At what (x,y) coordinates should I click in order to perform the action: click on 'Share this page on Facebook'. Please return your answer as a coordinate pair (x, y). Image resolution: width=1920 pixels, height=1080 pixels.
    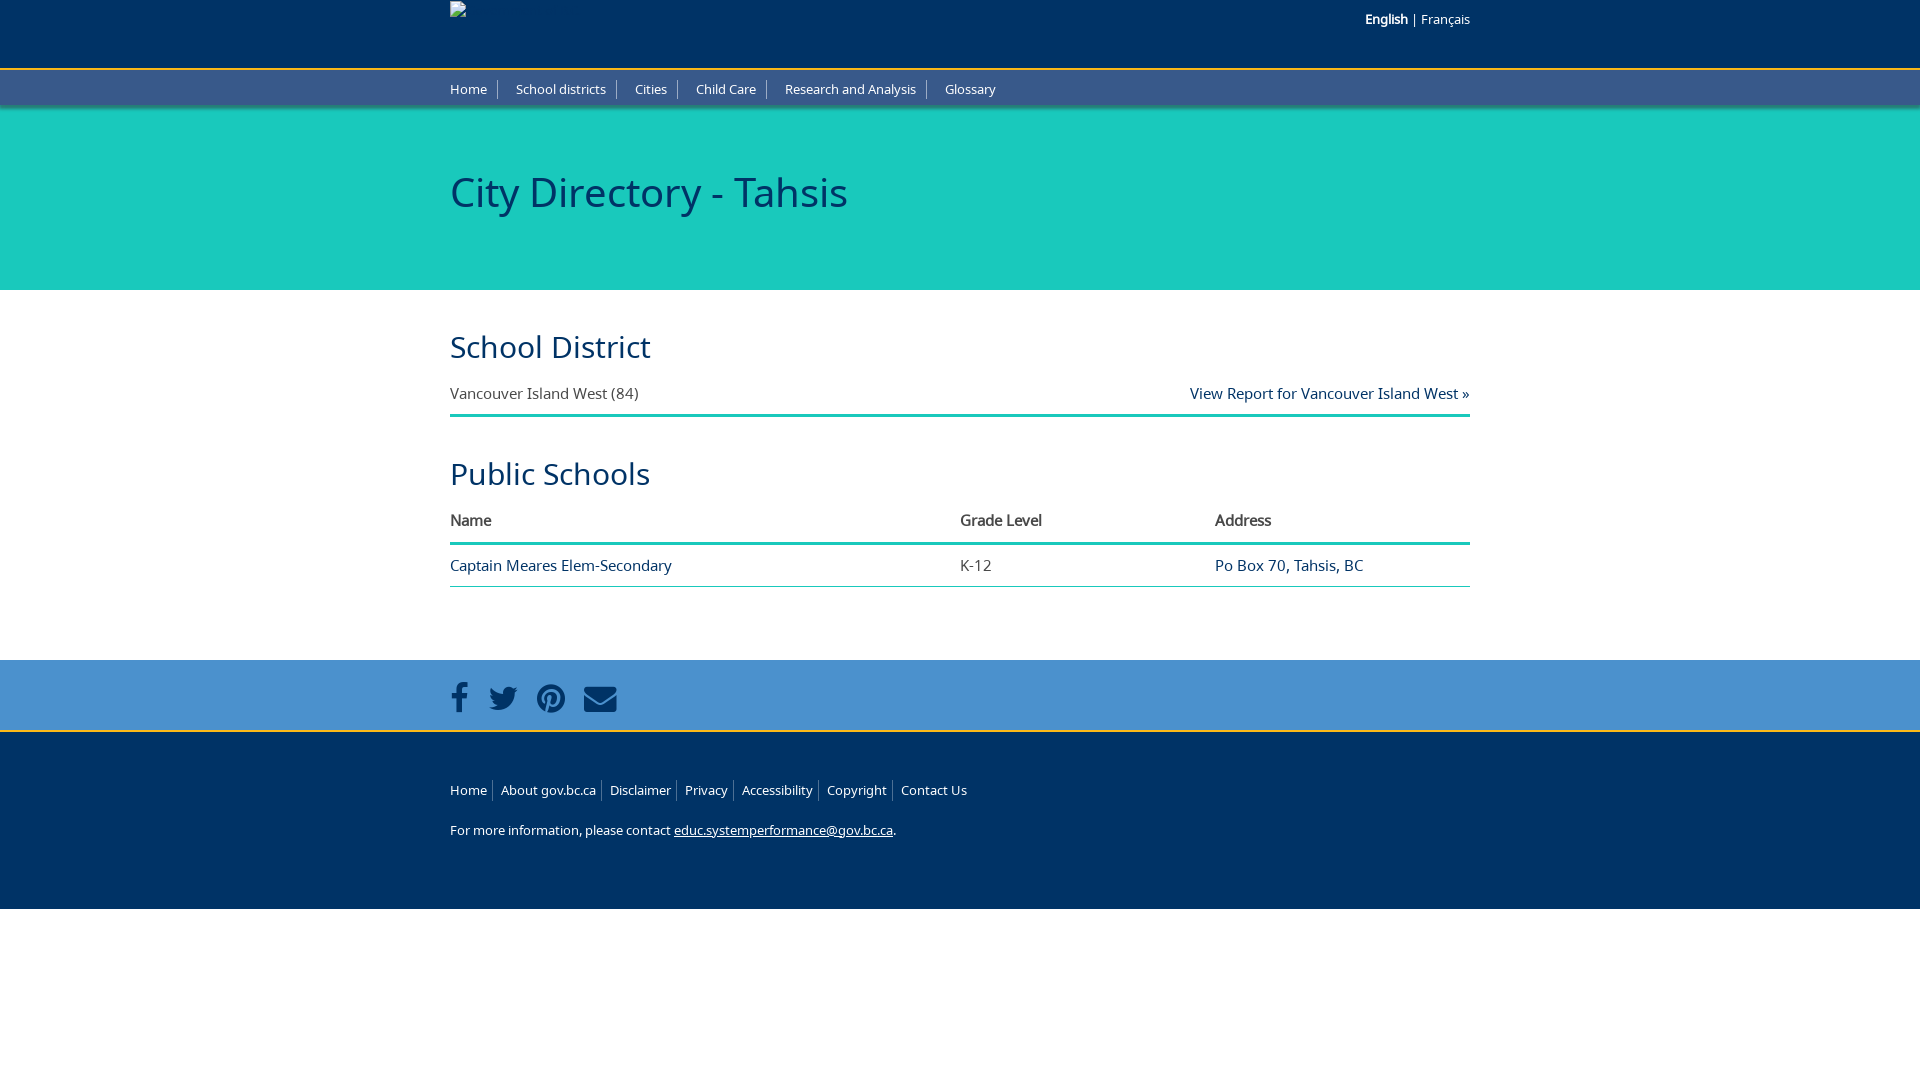
    Looking at the image, I should click on (449, 696).